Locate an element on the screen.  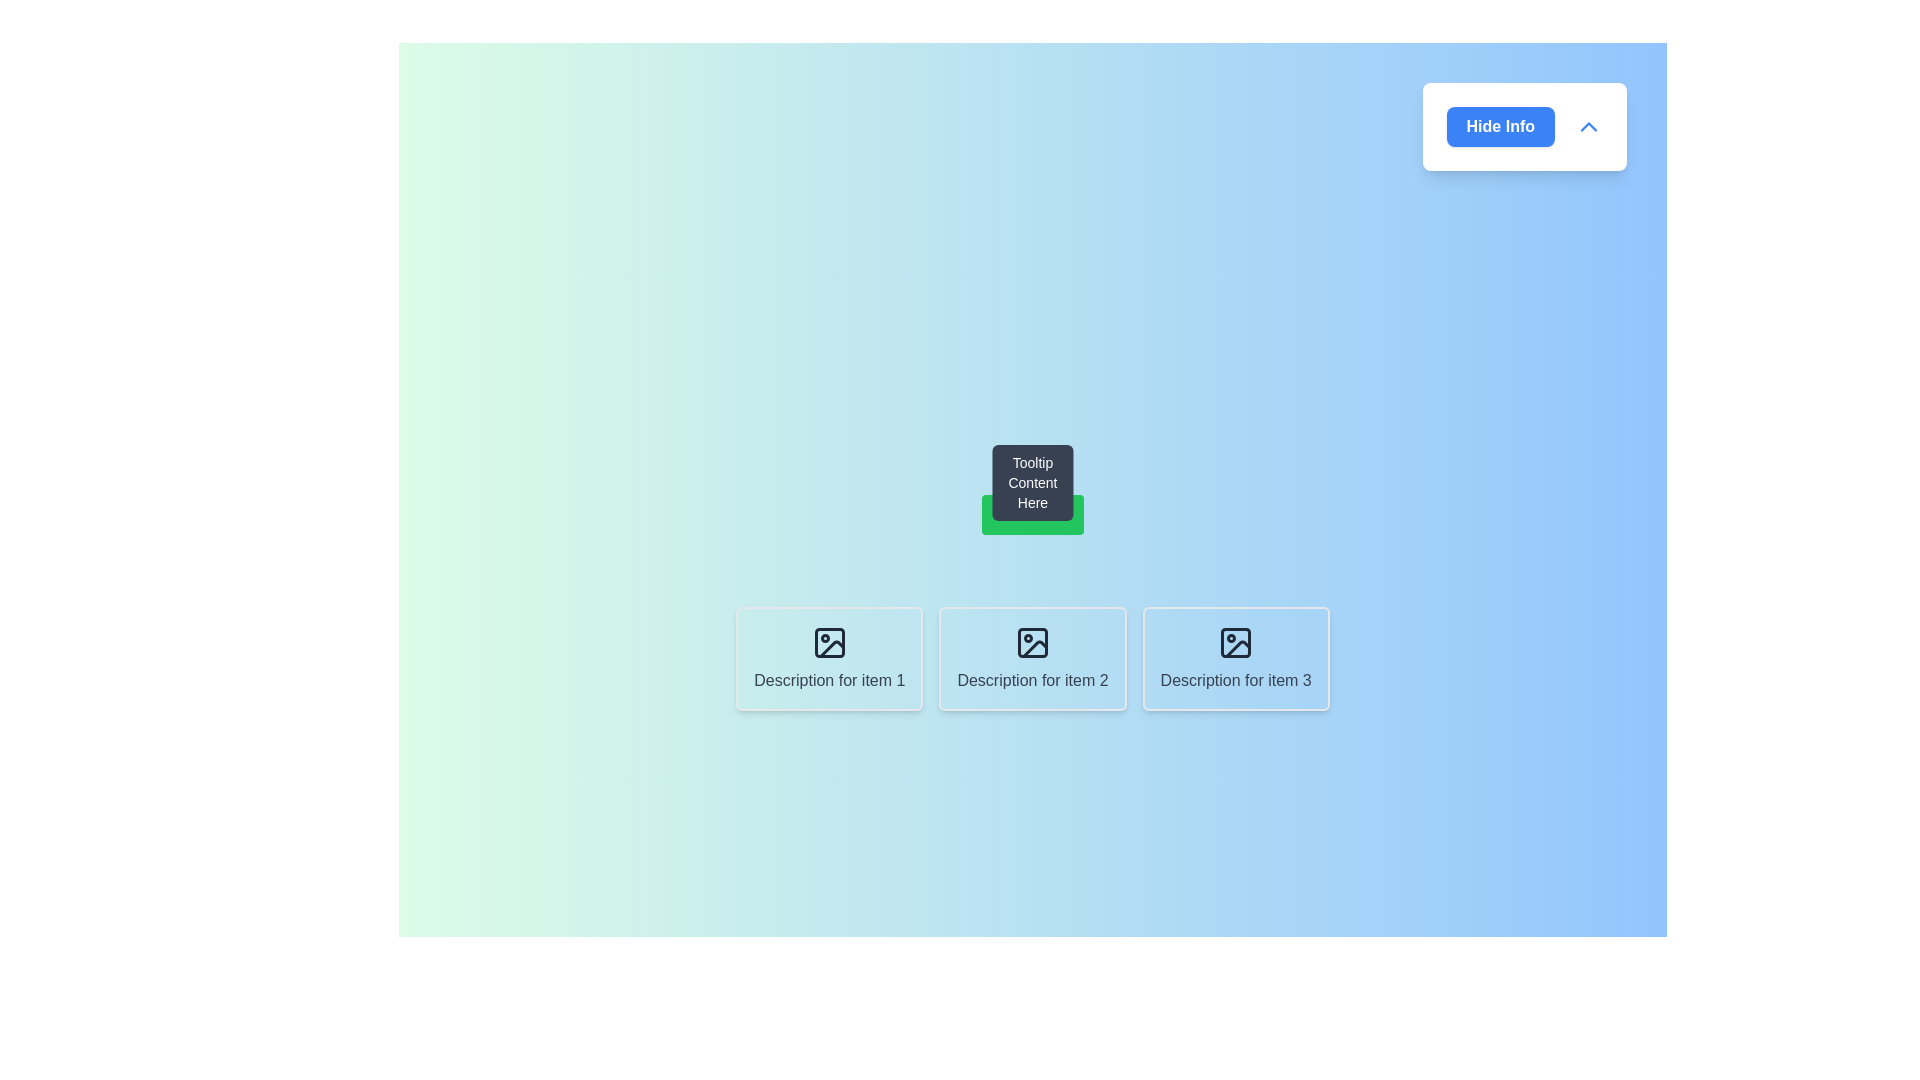
the image placeholder/icon representing the third item in a horizontal row of three items is located at coordinates (1235, 643).